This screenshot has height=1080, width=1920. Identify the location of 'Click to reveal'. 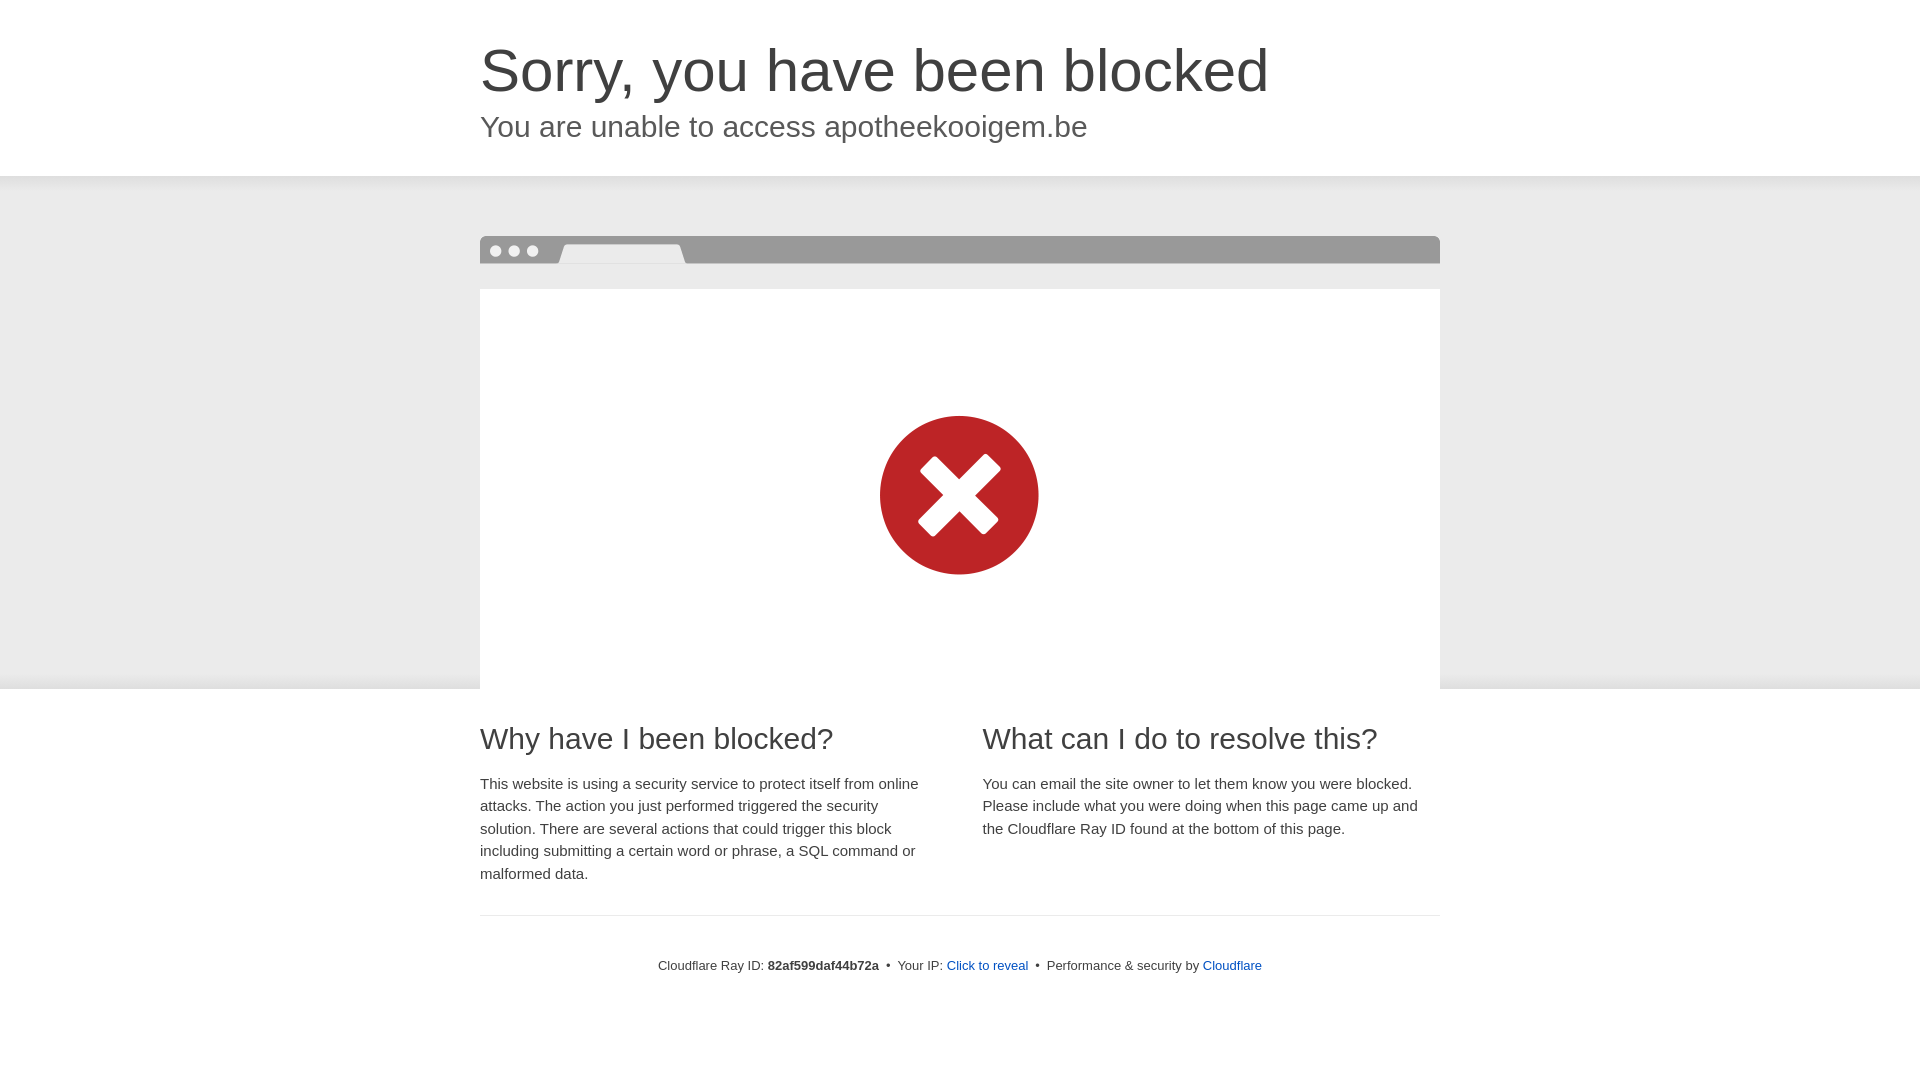
(988, 964).